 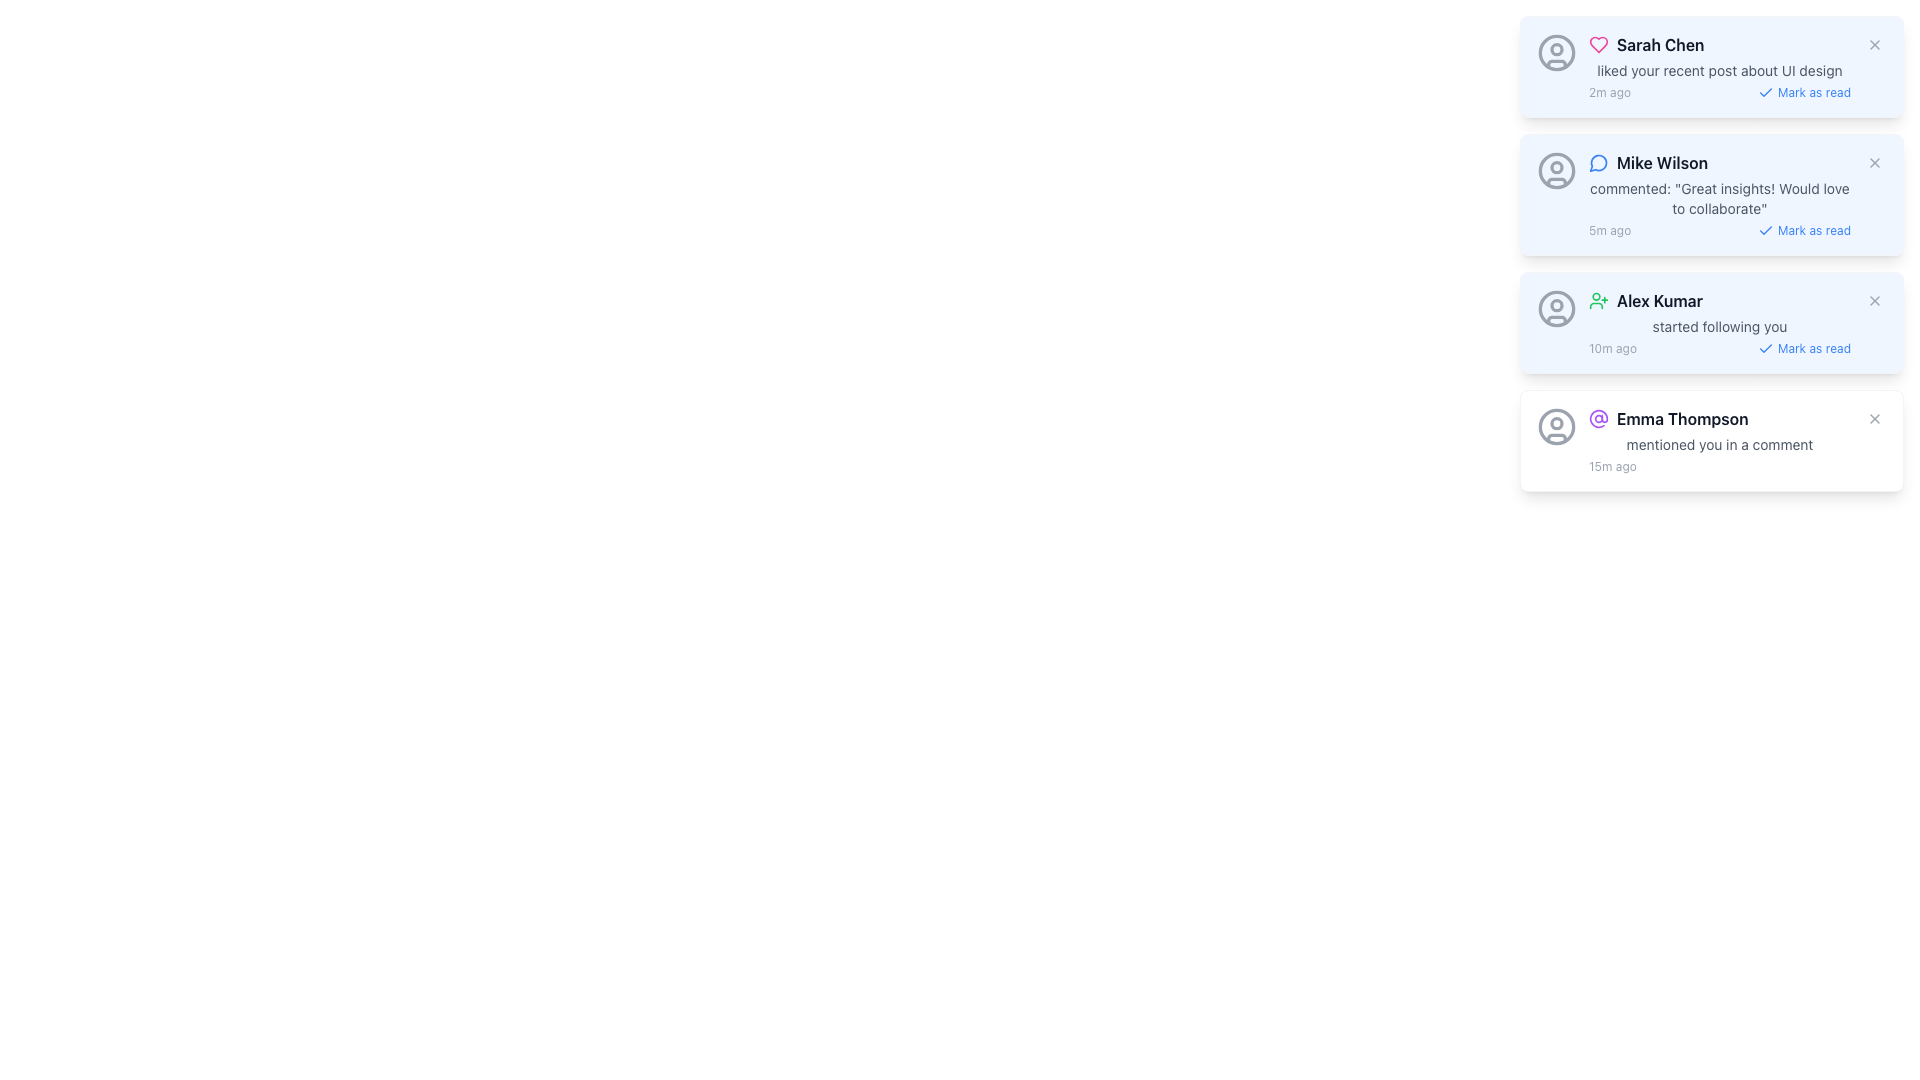 I want to click on the small circular user icon represented by an SVG graphic in the header of the notification for 'Mike Wilson commented', so click(x=1555, y=165).